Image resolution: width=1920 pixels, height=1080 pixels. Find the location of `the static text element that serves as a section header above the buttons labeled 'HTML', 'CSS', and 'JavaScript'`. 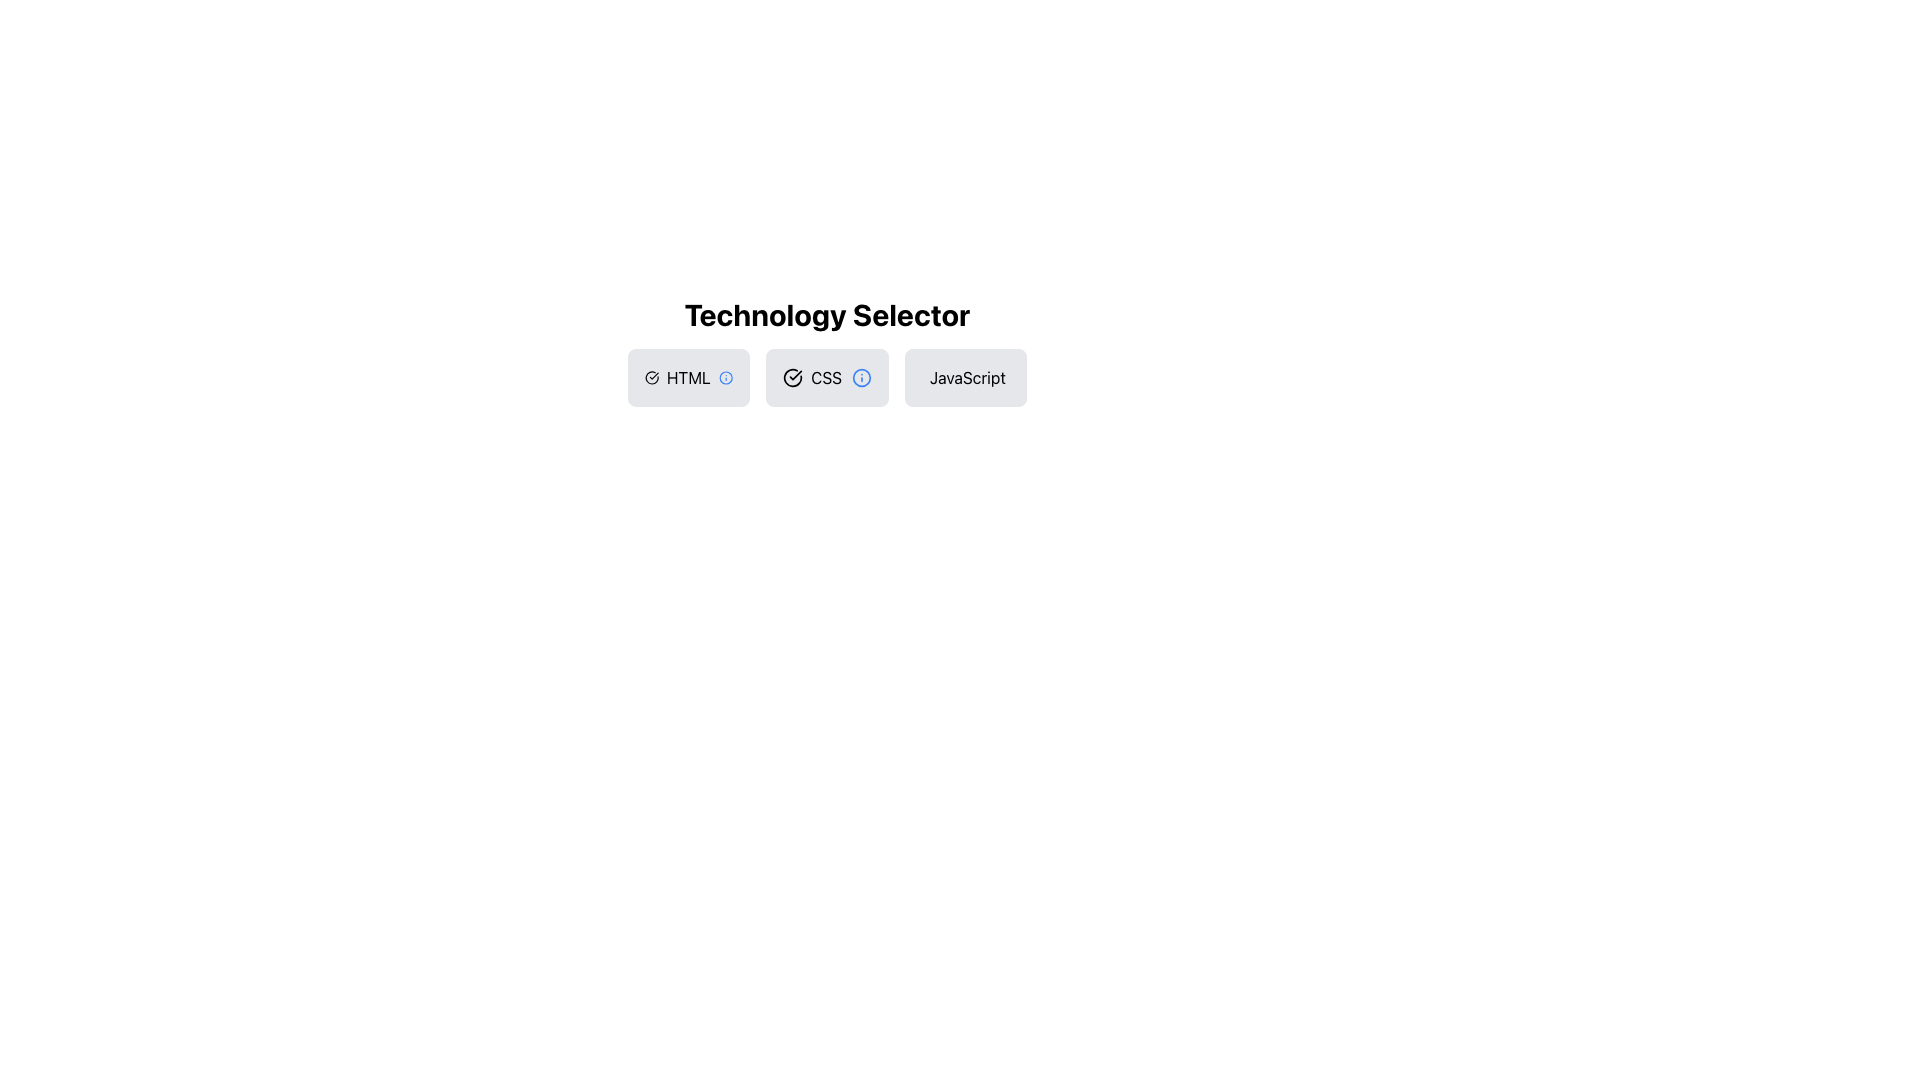

the static text element that serves as a section header above the buttons labeled 'HTML', 'CSS', and 'JavaScript' is located at coordinates (827, 315).